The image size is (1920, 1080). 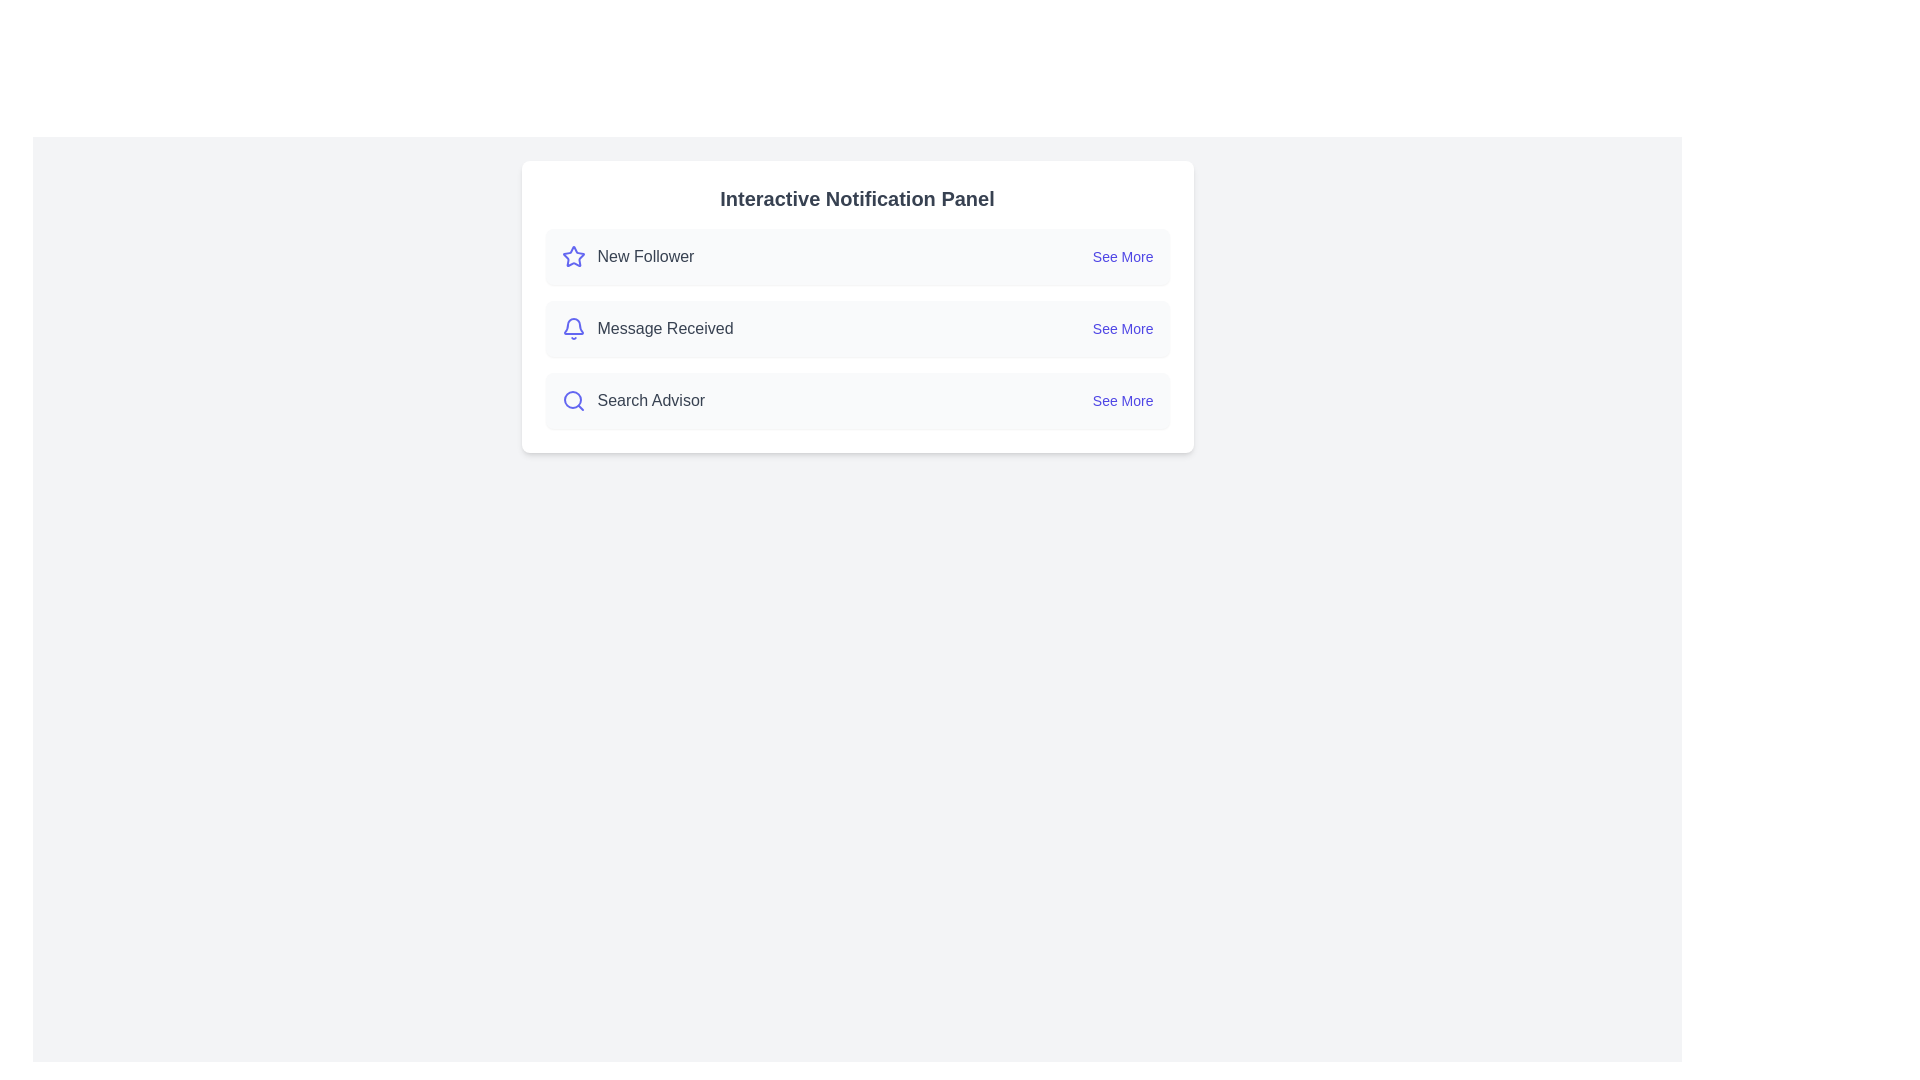 What do you see at coordinates (572, 401) in the screenshot?
I see `the 'Search Advisor' icon located in the third row of the interactive notification panel, positioned at the leftmost side, next to the 'Search Advisor' label` at bounding box center [572, 401].